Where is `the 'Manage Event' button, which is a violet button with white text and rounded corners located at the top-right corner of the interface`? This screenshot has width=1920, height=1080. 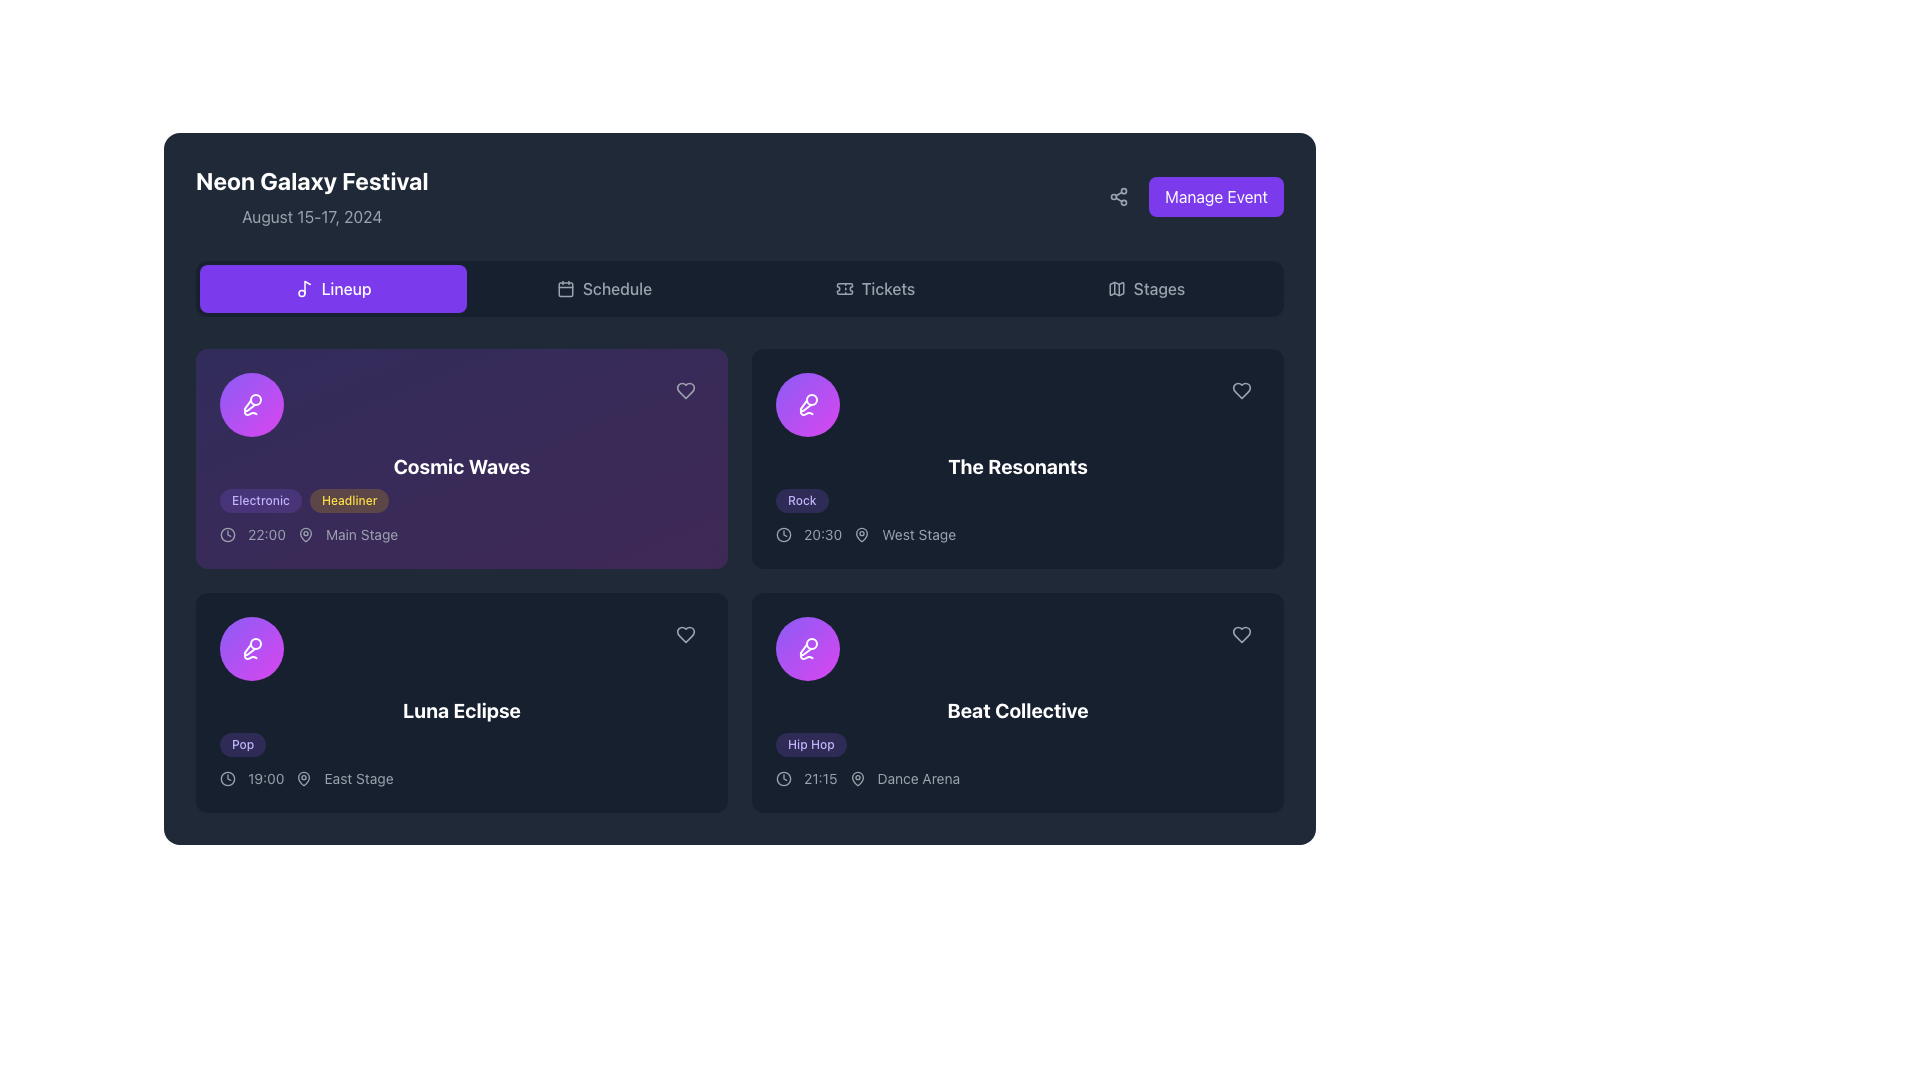 the 'Manage Event' button, which is a violet button with white text and rounded corners located at the top-right corner of the interface is located at coordinates (1215, 196).